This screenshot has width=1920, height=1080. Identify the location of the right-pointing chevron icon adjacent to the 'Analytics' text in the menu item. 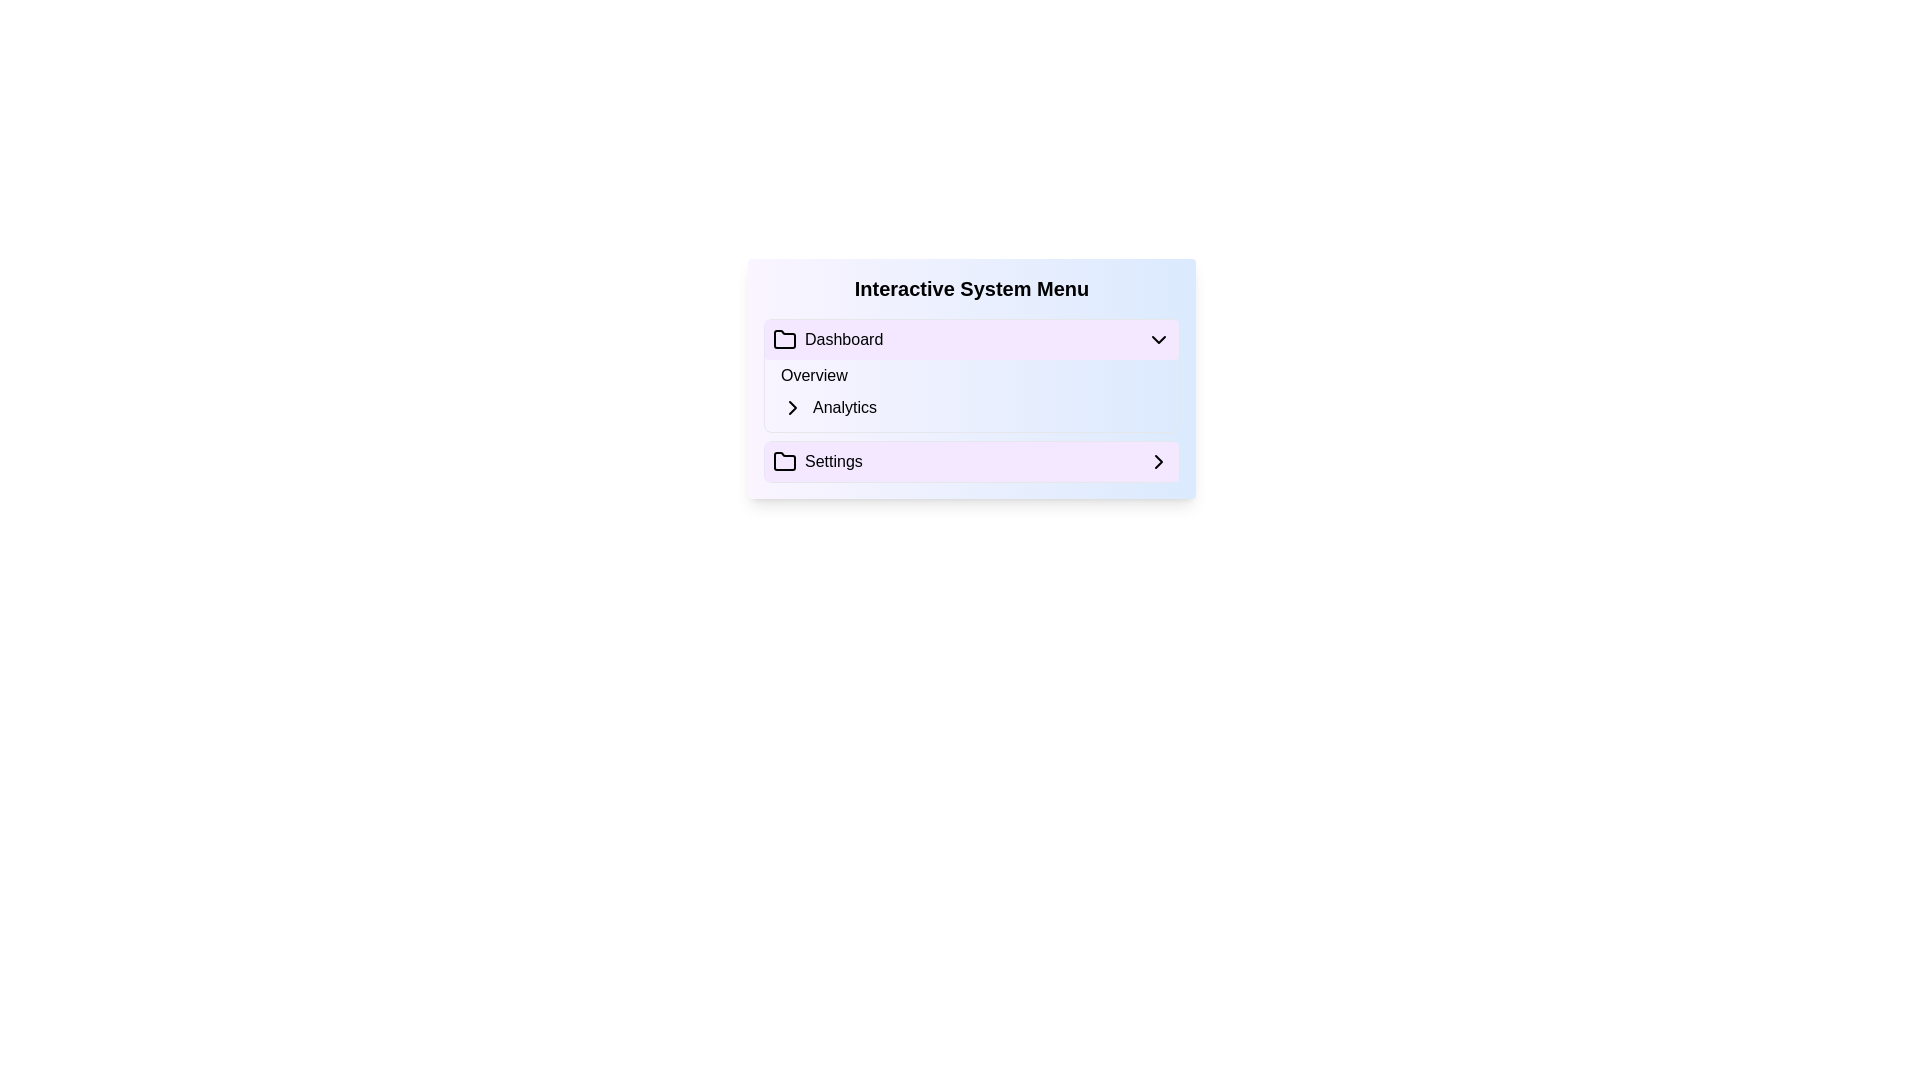
(791, 407).